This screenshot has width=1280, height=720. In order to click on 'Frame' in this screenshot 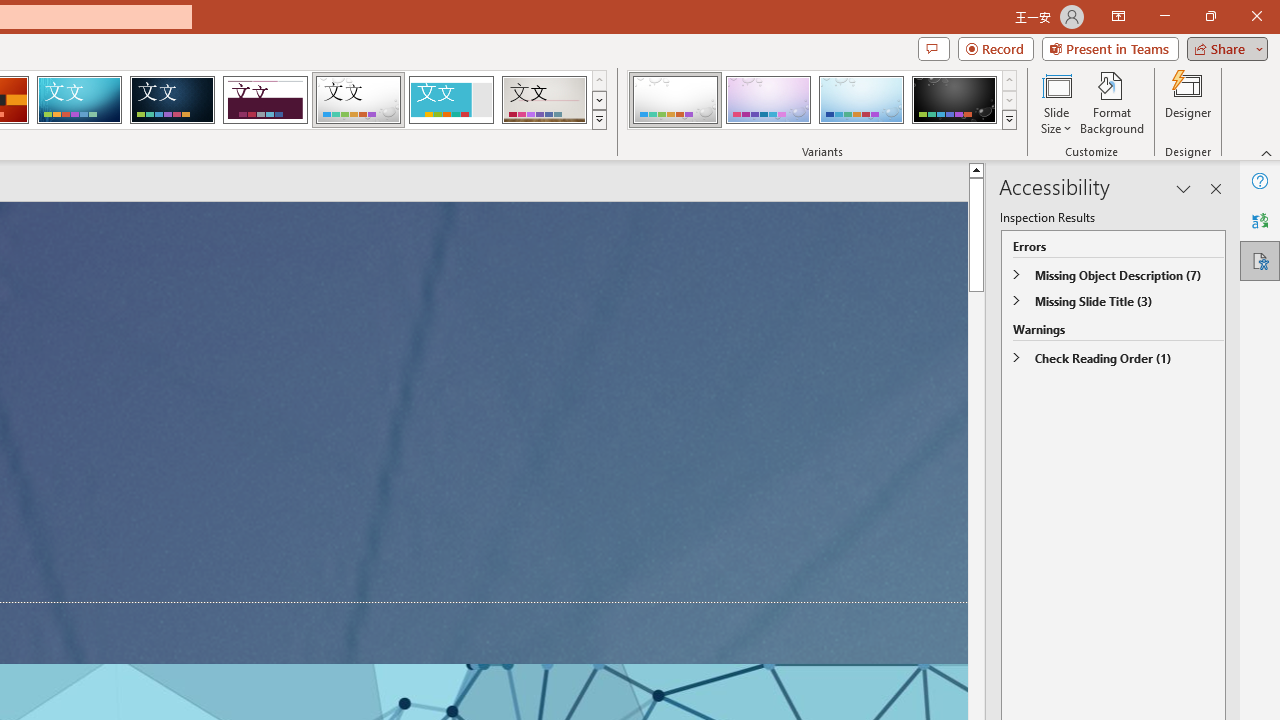, I will do `click(450, 100)`.